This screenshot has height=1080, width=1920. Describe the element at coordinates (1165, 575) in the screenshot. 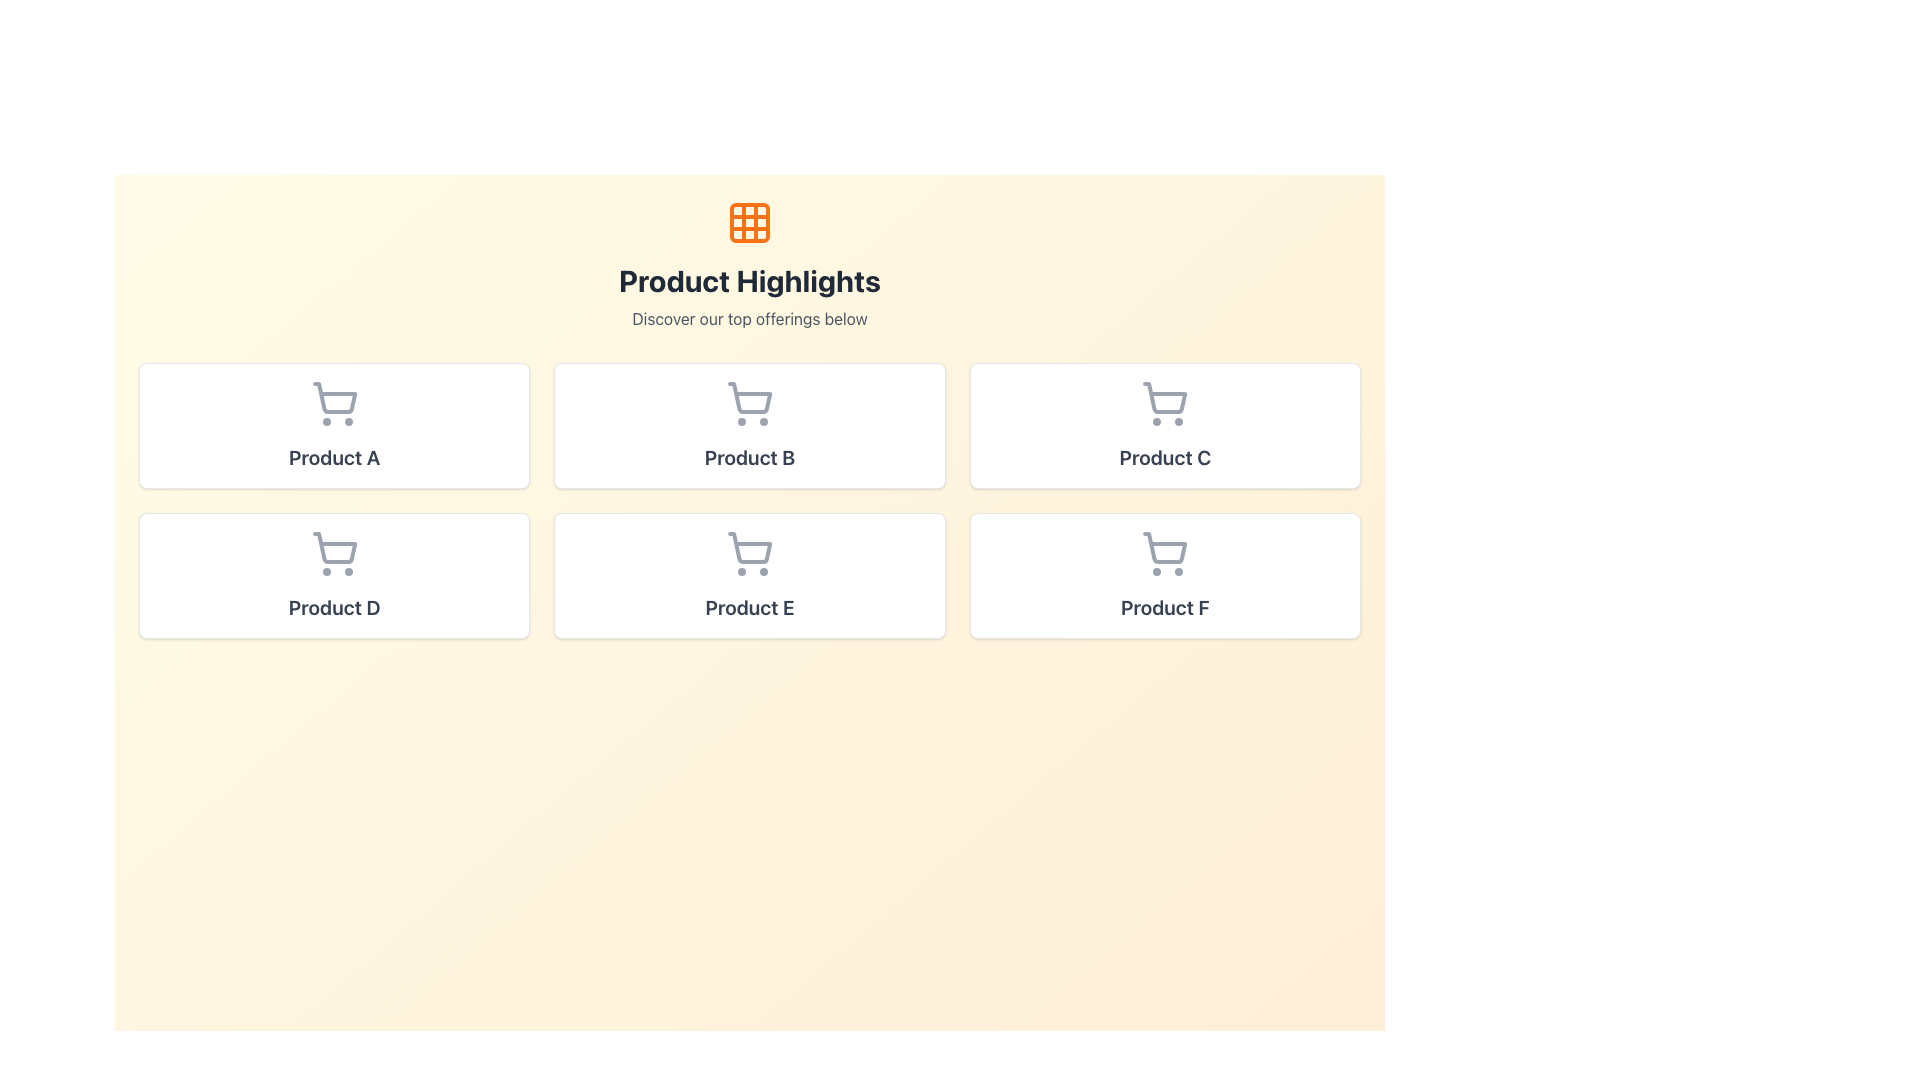

I see `the card component displaying 'Product F', which is located in the bottom-right corner of the grid layout` at that location.